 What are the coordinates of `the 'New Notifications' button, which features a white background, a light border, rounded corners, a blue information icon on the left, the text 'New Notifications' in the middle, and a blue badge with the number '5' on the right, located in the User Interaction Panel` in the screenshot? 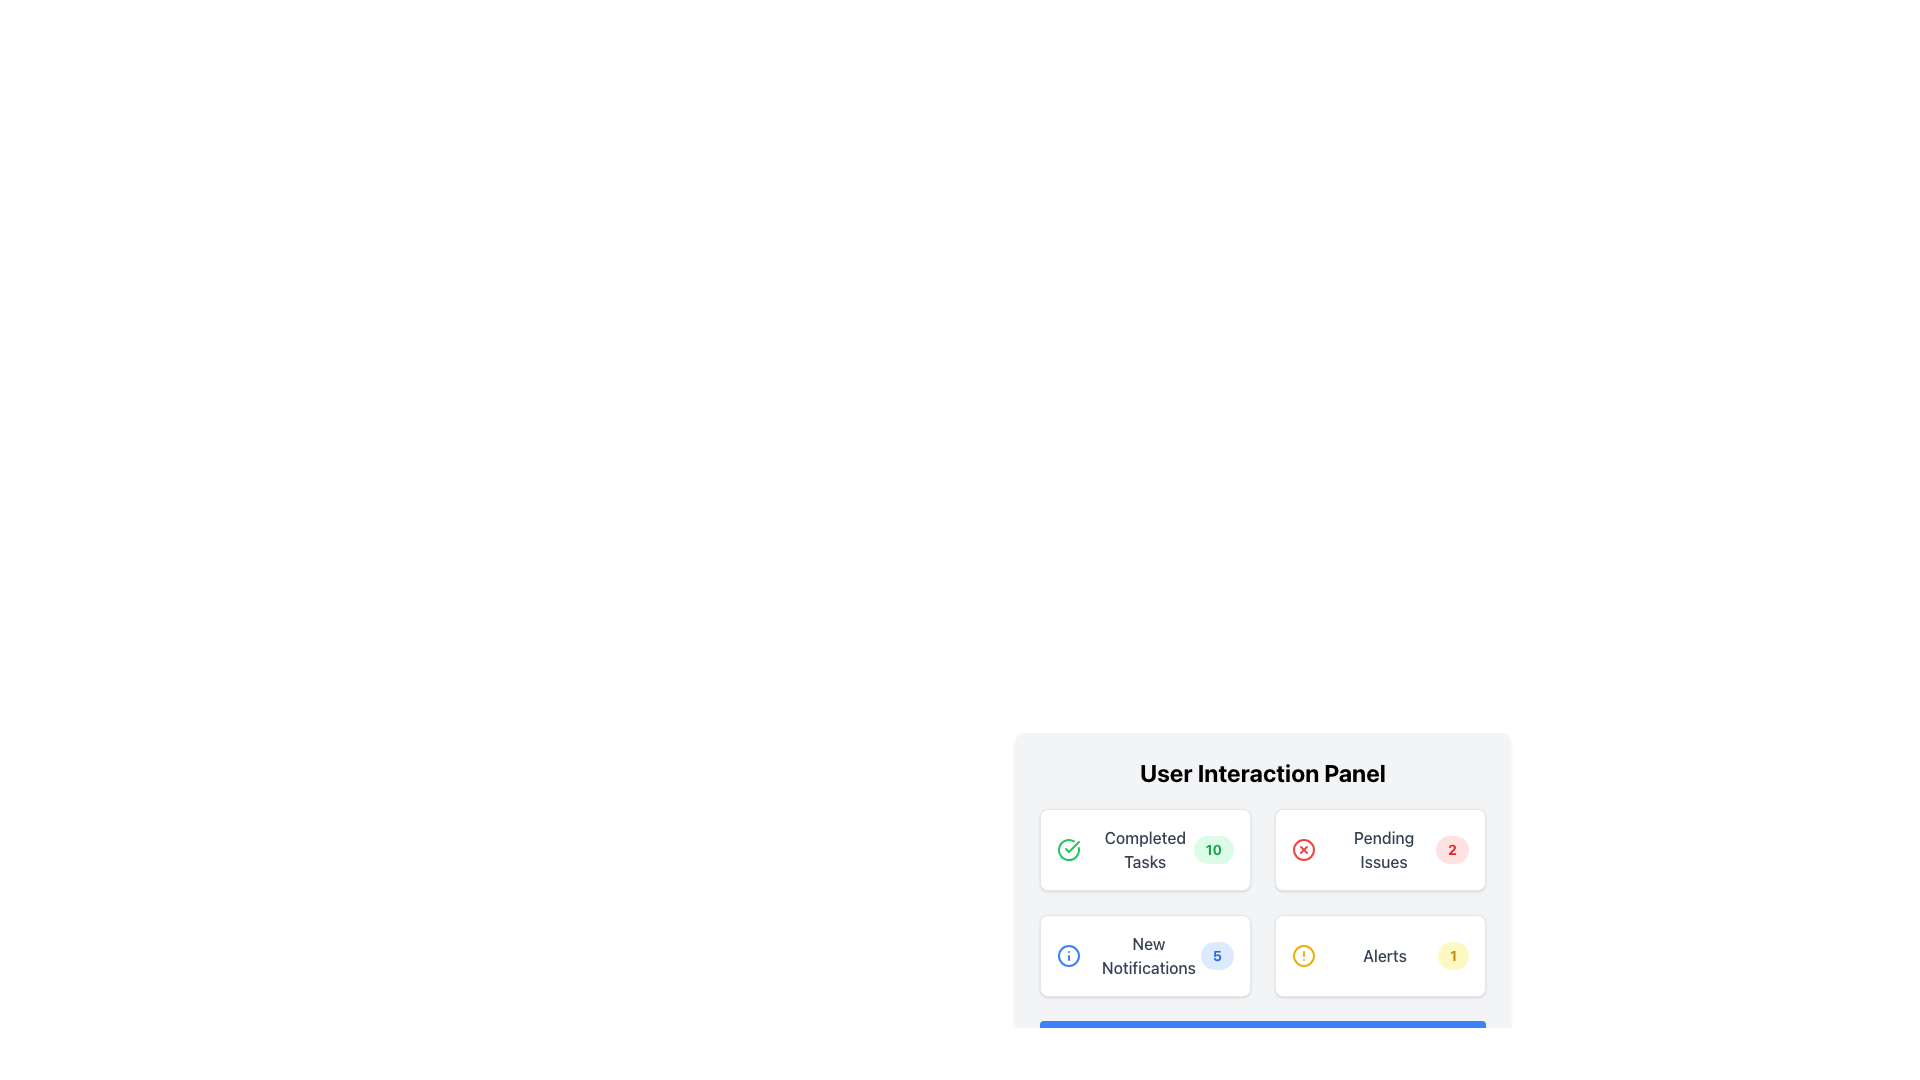 It's located at (1145, 955).